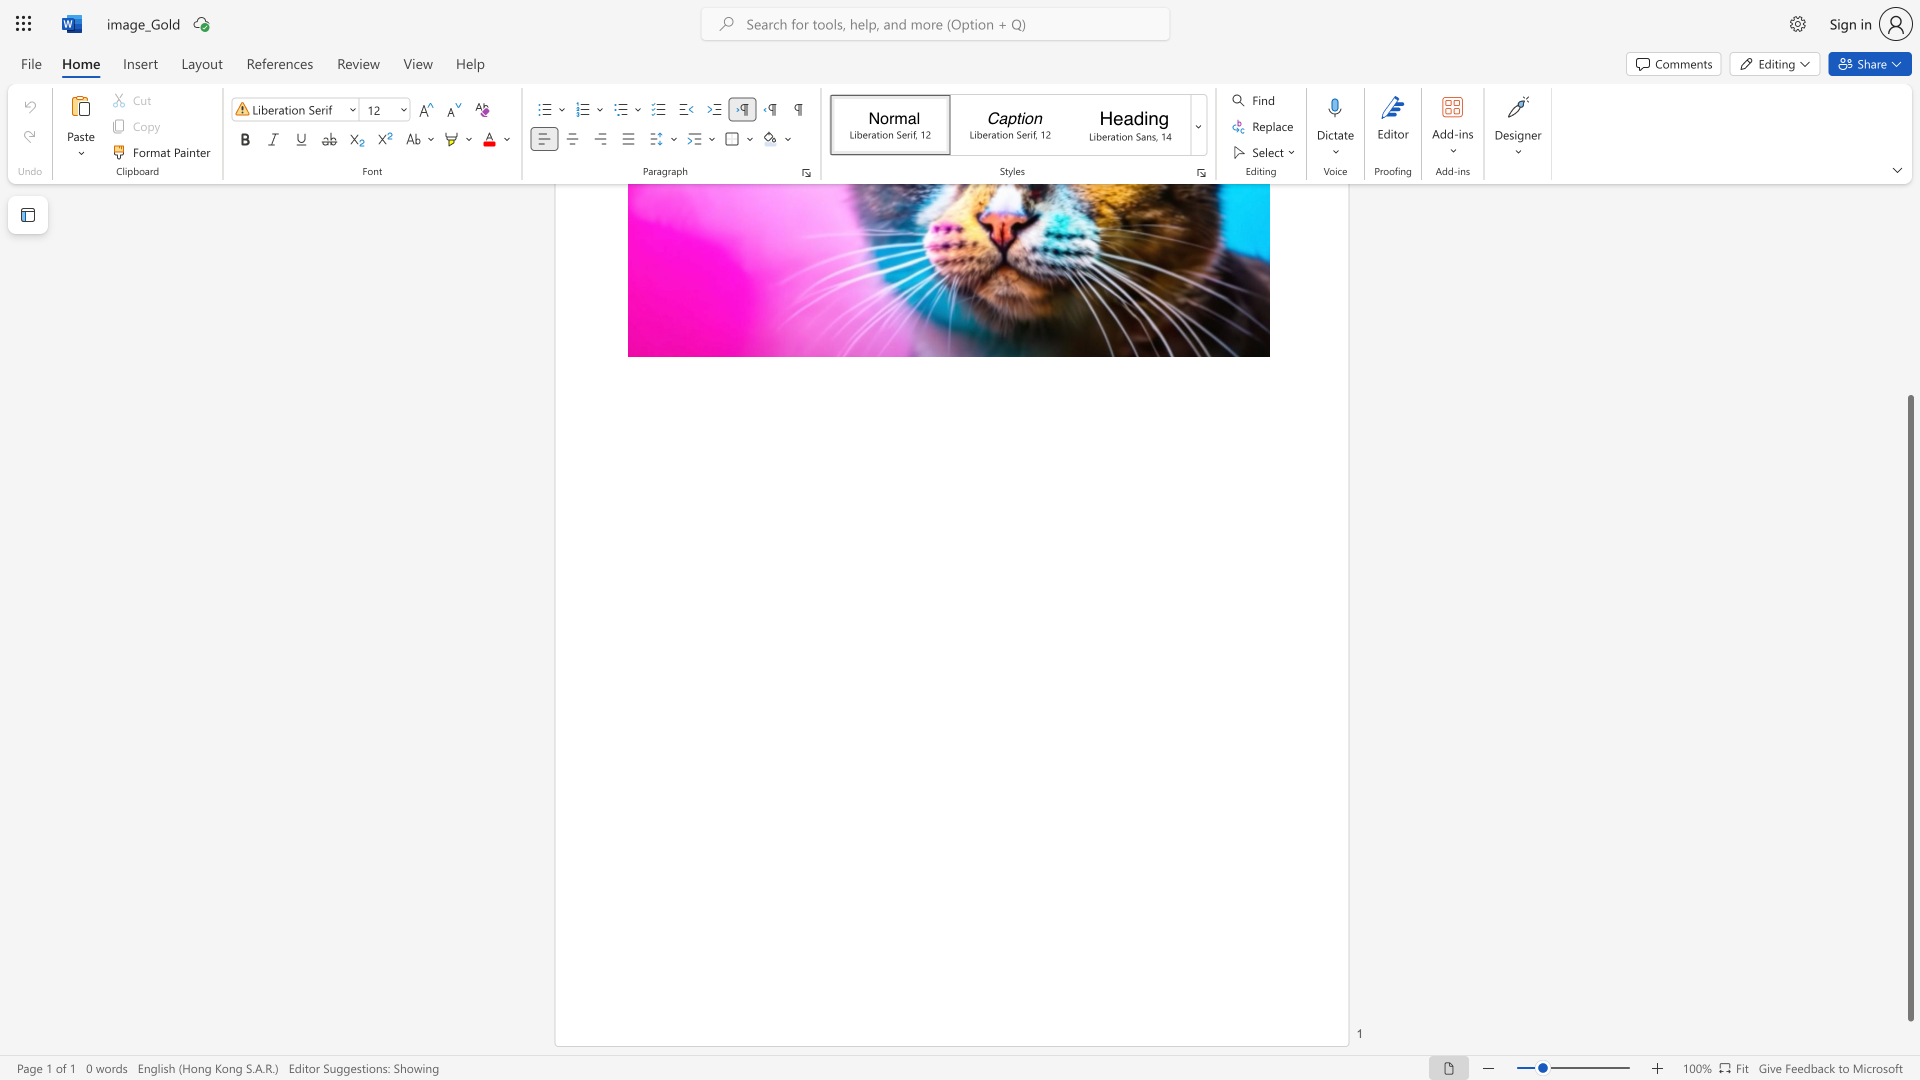 Image resolution: width=1920 pixels, height=1080 pixels. What do you see at coordinates (1909, 707) in the screenshot?
I see `the scrollbar and move up 130 pixels` at bounding box center [1909, 707].